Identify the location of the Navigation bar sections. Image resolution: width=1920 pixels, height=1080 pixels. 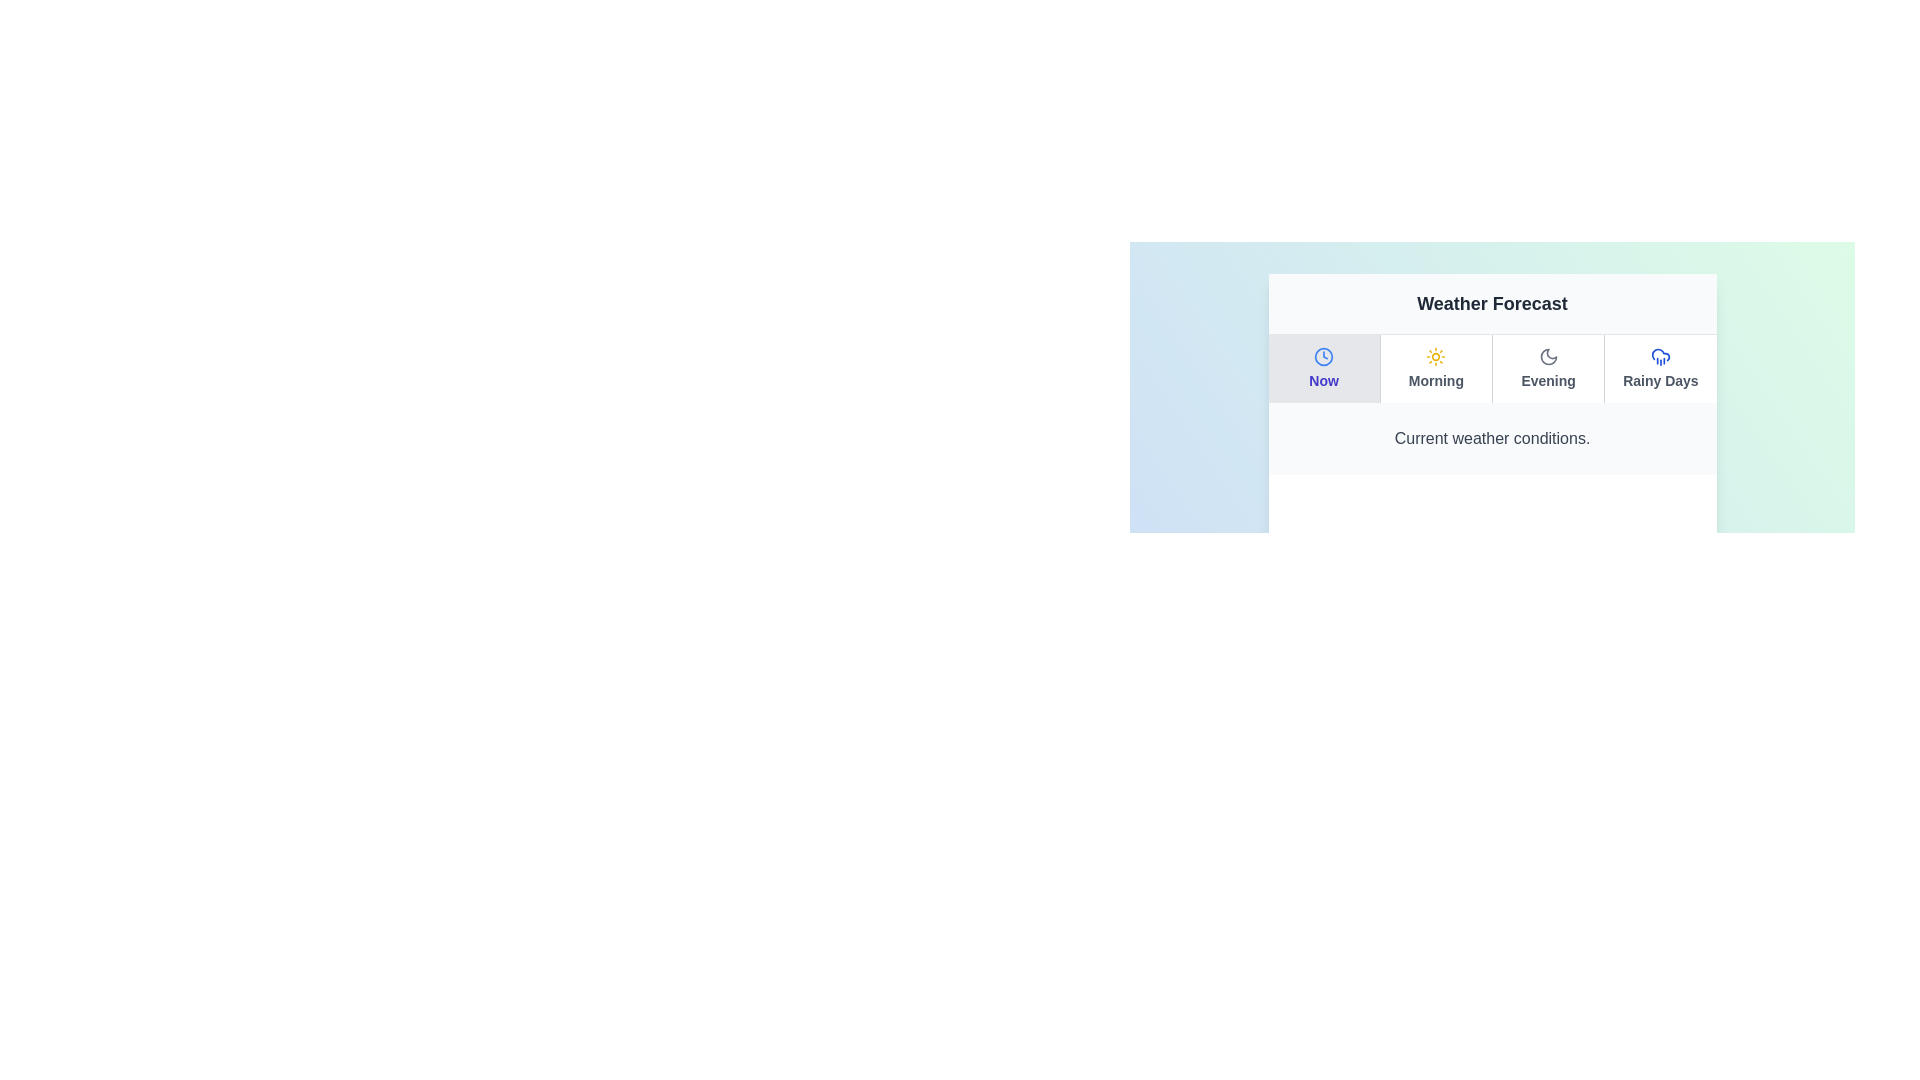
(1492, 369).